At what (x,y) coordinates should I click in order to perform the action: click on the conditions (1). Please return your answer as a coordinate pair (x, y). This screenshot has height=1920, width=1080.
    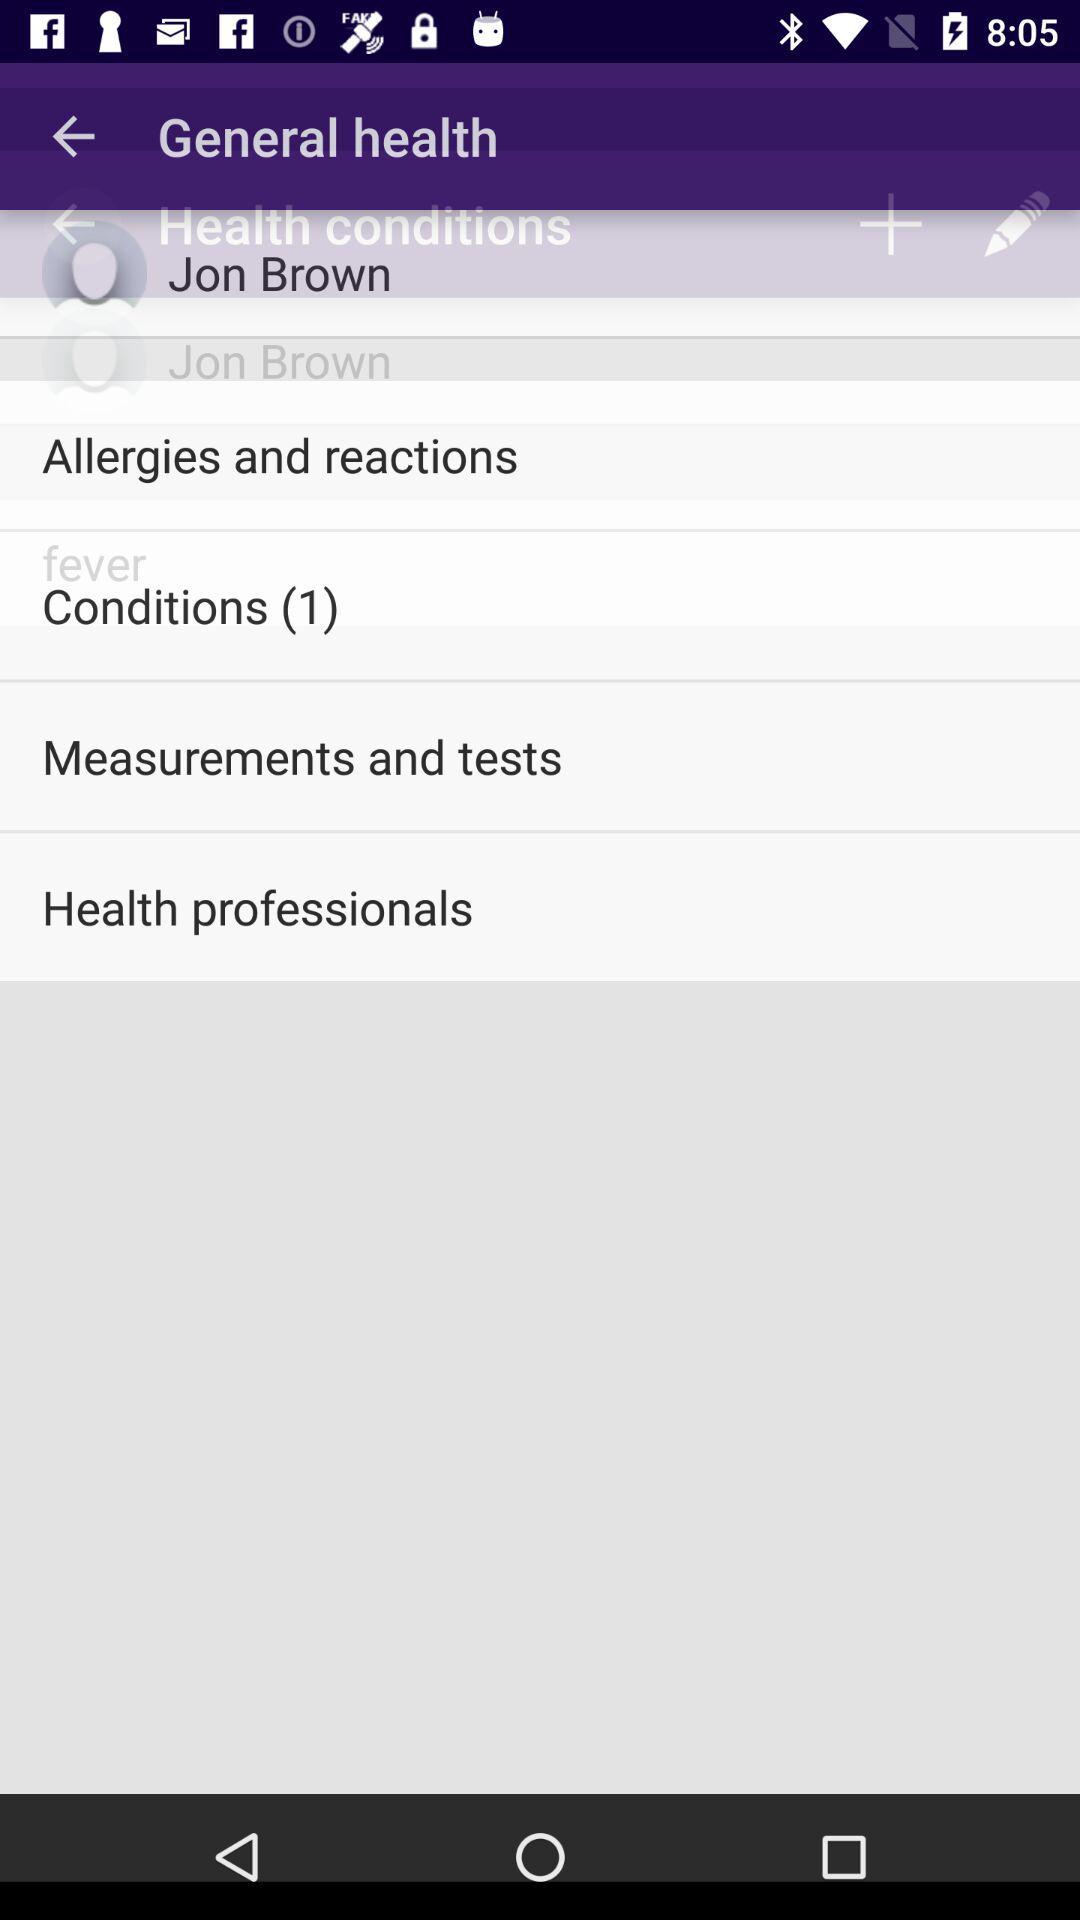
    Looking at the image, I should click on (540, 604).